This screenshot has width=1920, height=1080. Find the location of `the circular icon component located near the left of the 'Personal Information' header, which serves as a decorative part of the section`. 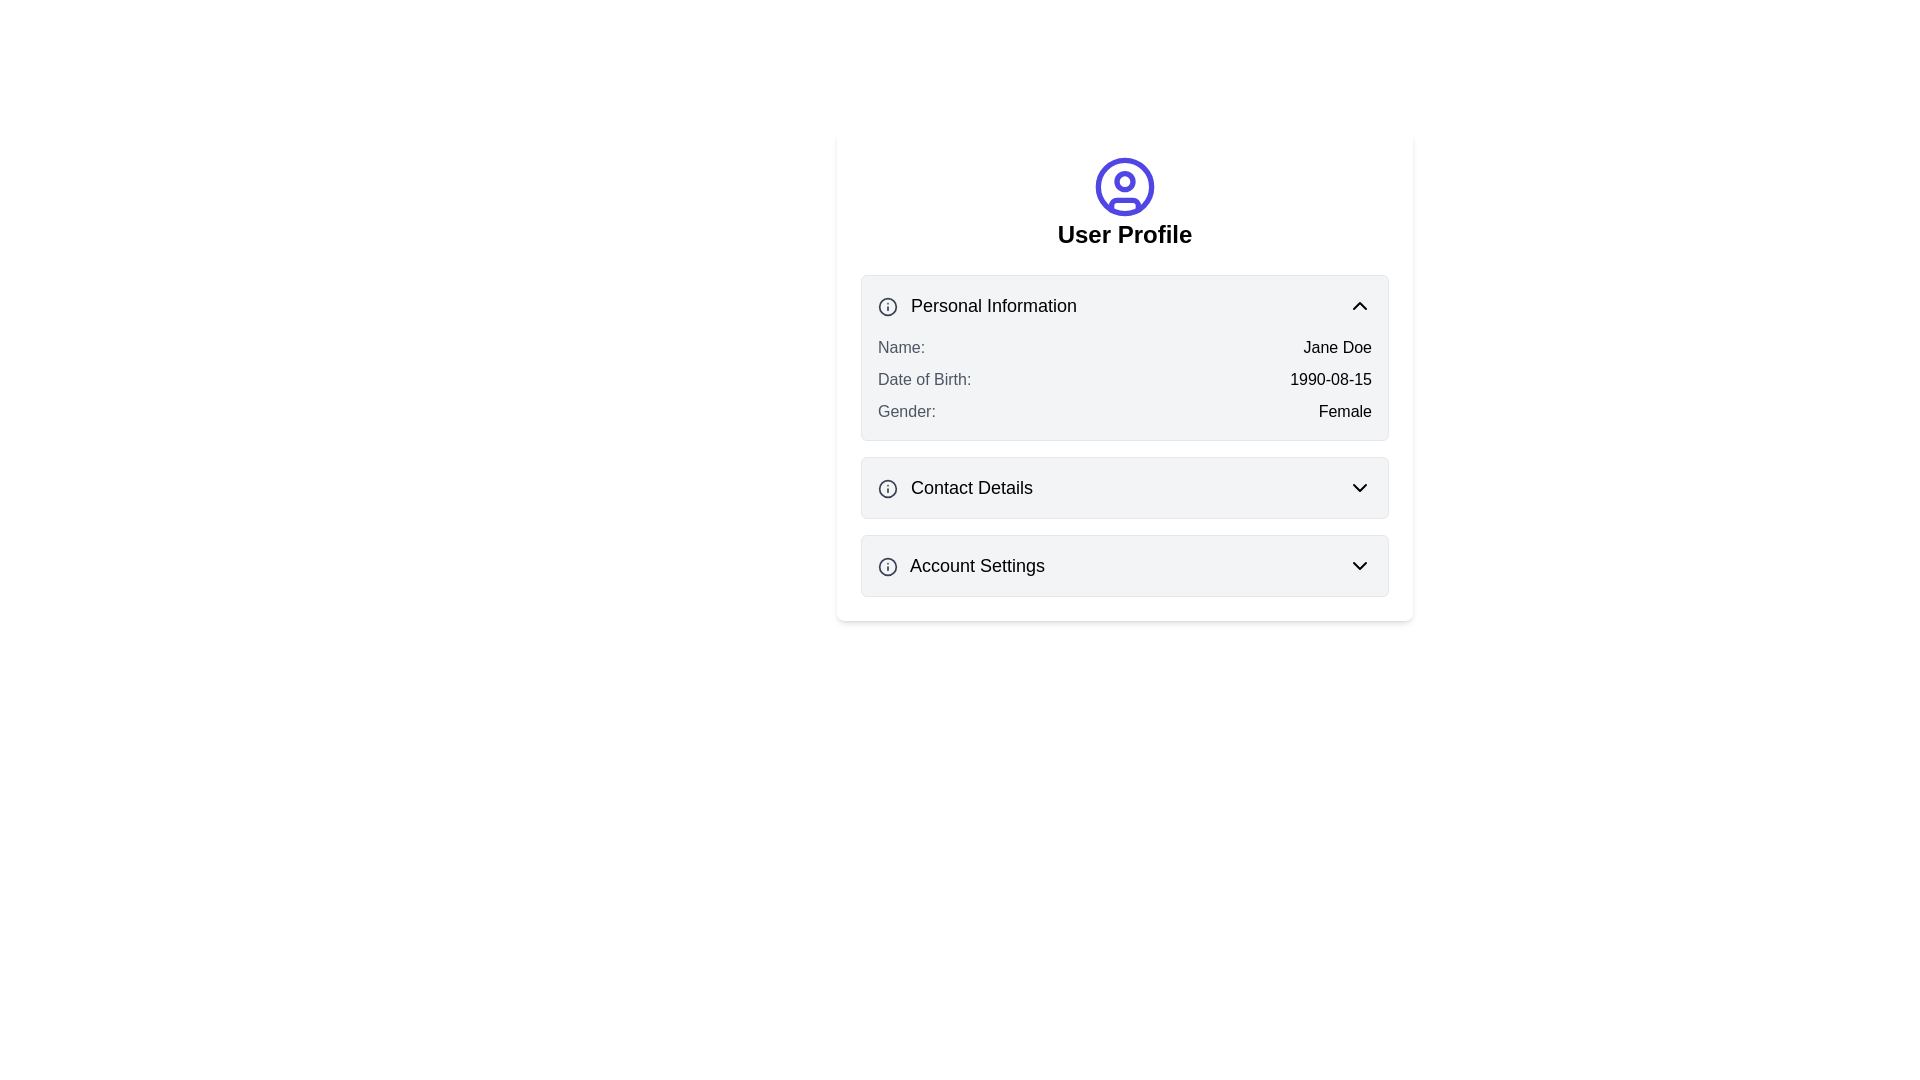

the circular icon component located near the left of the 'Personal Information' header, which serves as a decorative part of the section is located at coordinates (887, 307).